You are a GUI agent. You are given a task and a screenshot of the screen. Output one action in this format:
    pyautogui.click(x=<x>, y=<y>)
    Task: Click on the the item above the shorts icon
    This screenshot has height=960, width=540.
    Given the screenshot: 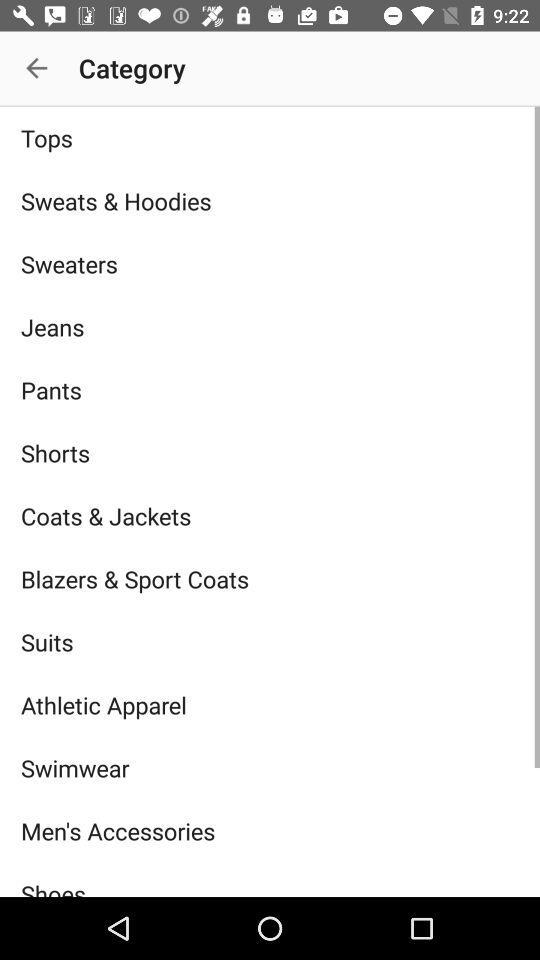 What is the action you would take?
    pyautogui.click(x=270, y=389)
    